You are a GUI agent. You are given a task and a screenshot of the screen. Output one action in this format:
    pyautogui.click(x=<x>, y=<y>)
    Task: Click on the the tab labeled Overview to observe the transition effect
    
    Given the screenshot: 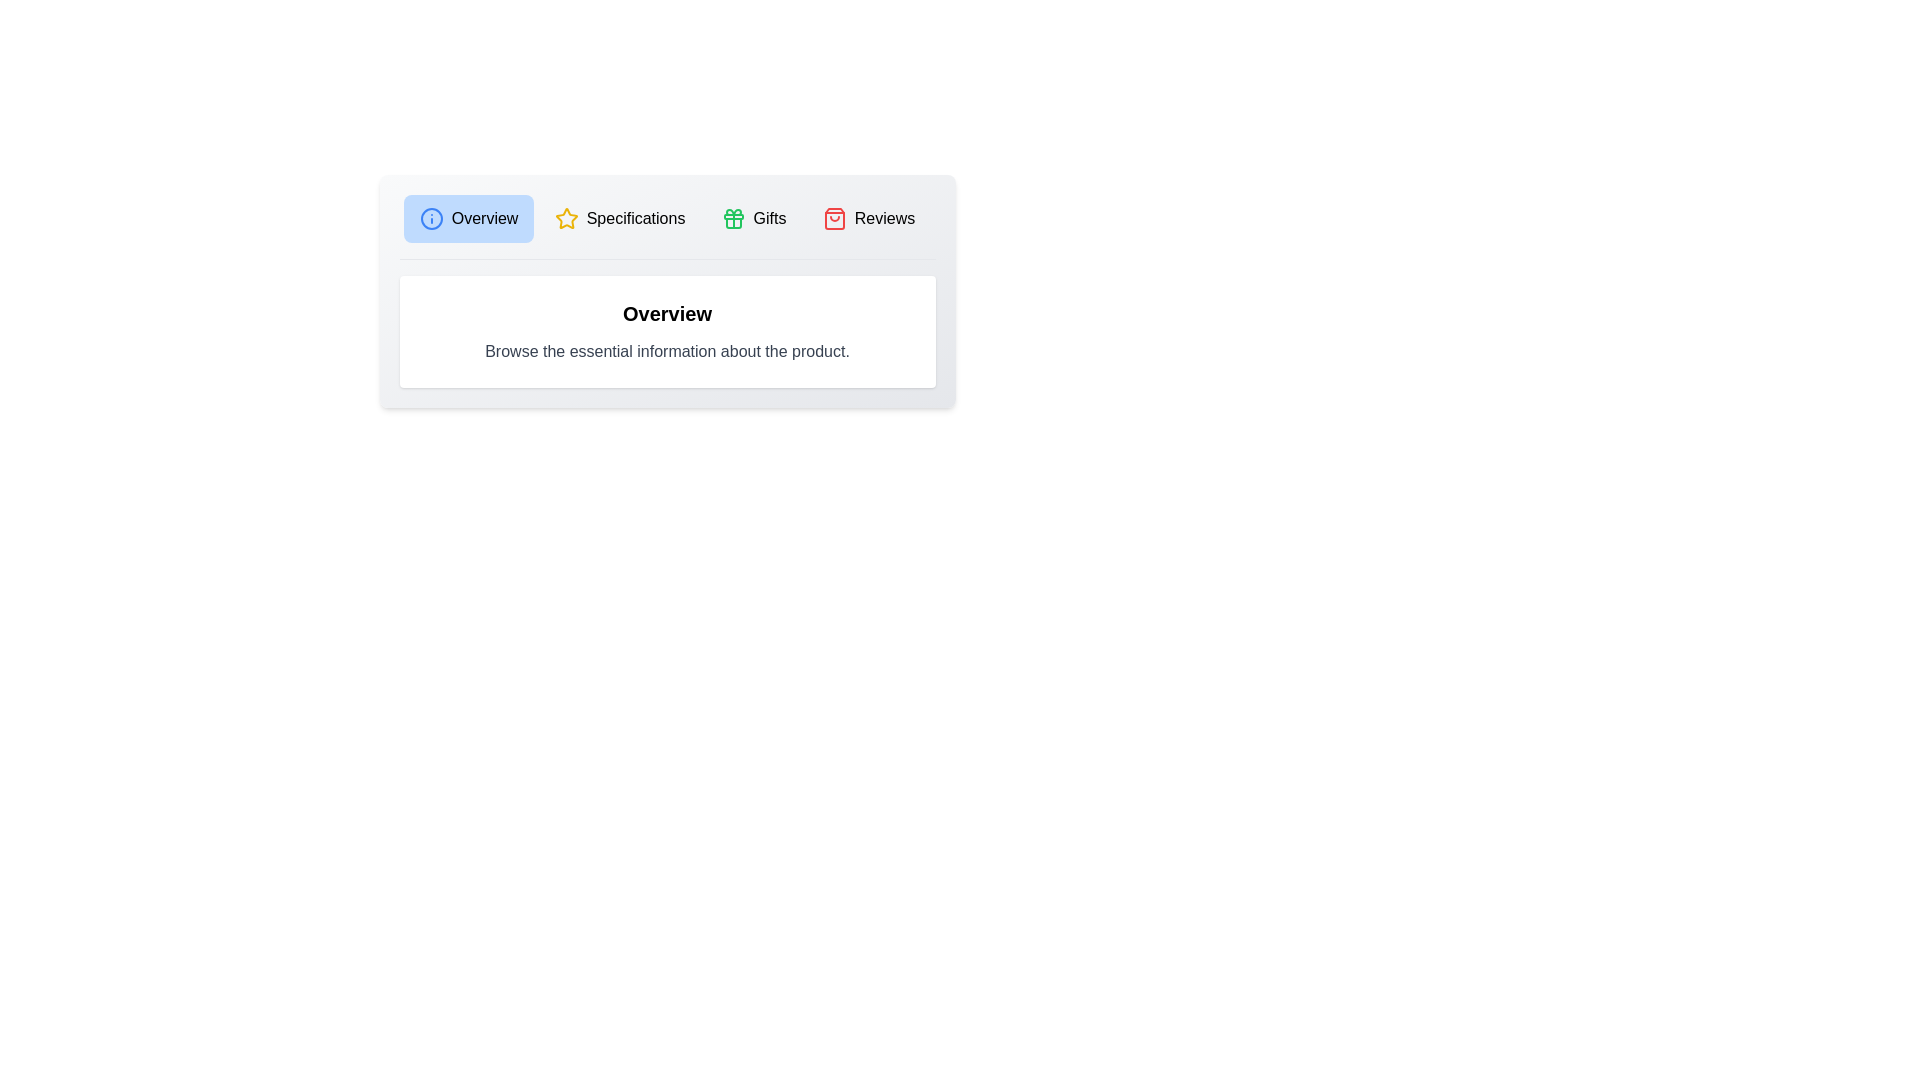 What is the action you would take?
    pyautogui.click(x=468, y=219)
    